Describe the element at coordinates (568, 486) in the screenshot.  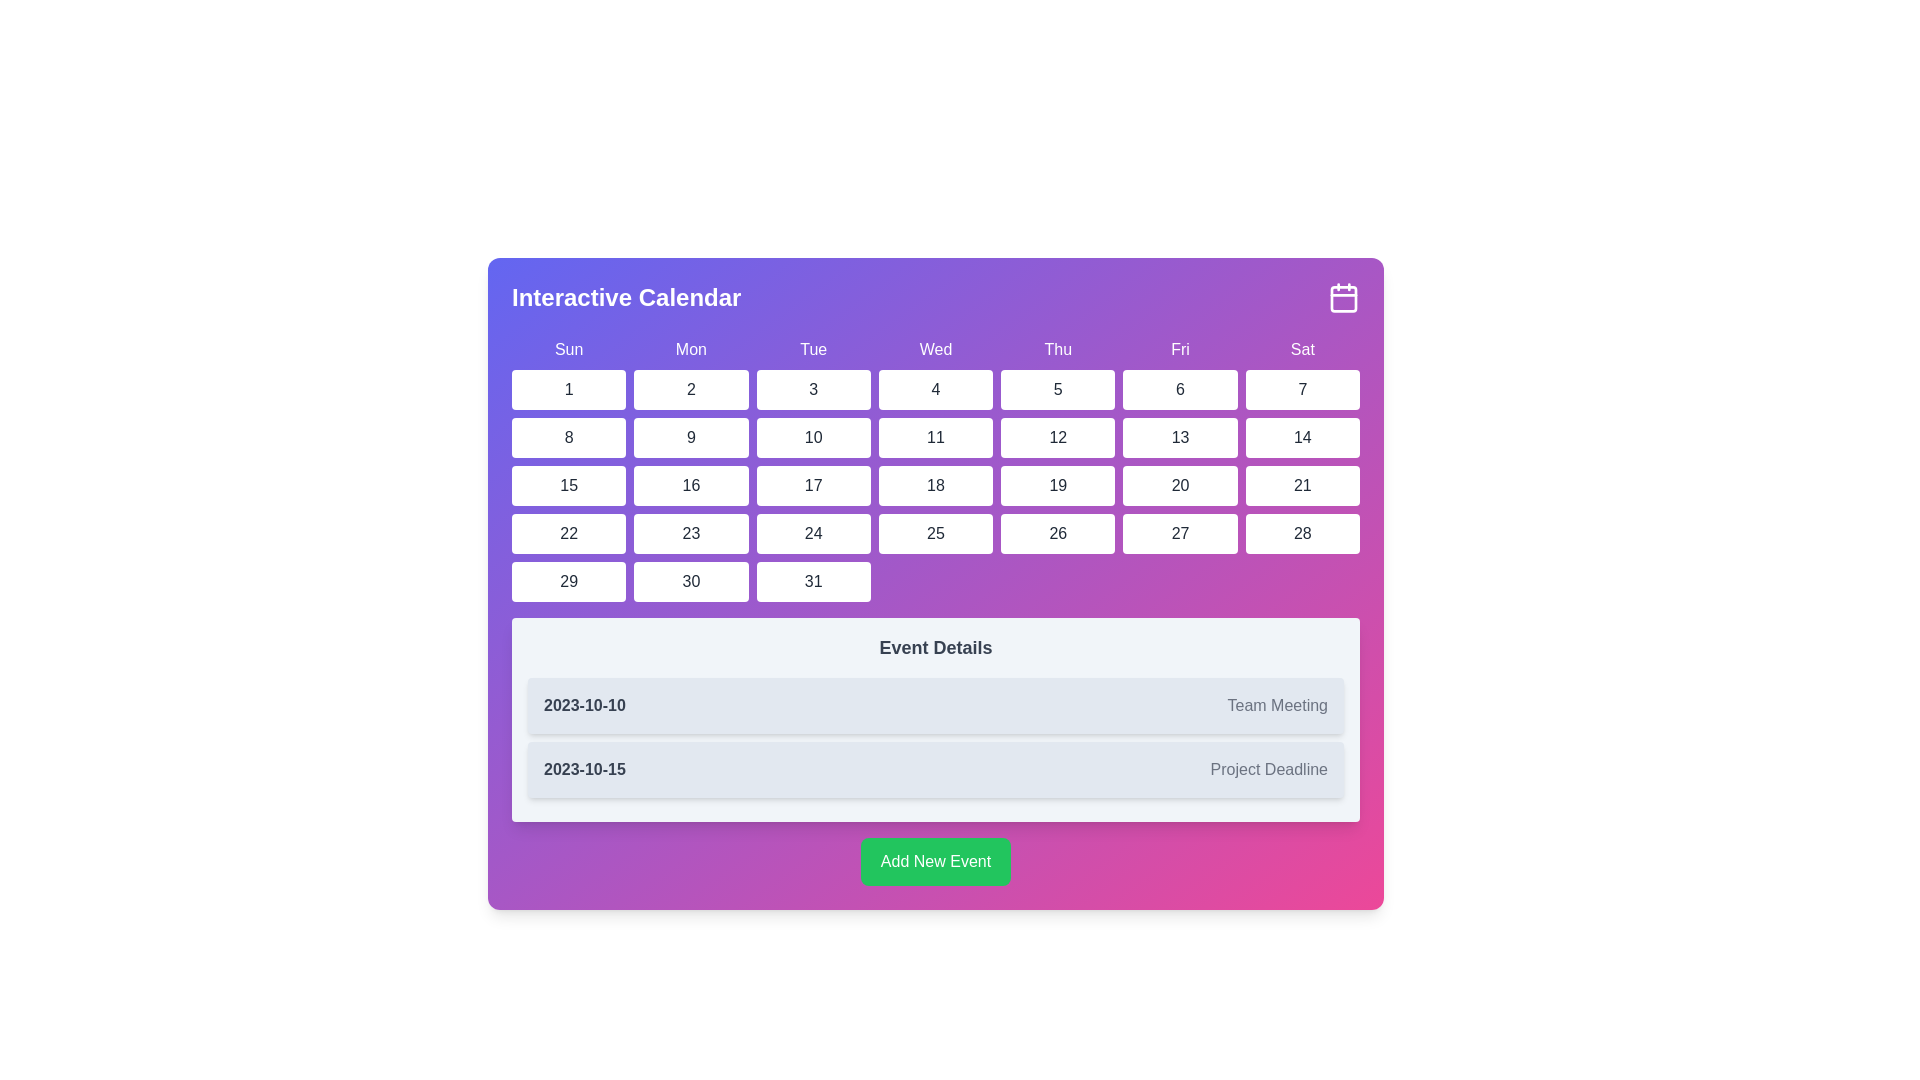
I see `the white rectangular button labeled '15' located beneath the day 'Sun' in the third row, fifth column of the calendar grid` at that location.